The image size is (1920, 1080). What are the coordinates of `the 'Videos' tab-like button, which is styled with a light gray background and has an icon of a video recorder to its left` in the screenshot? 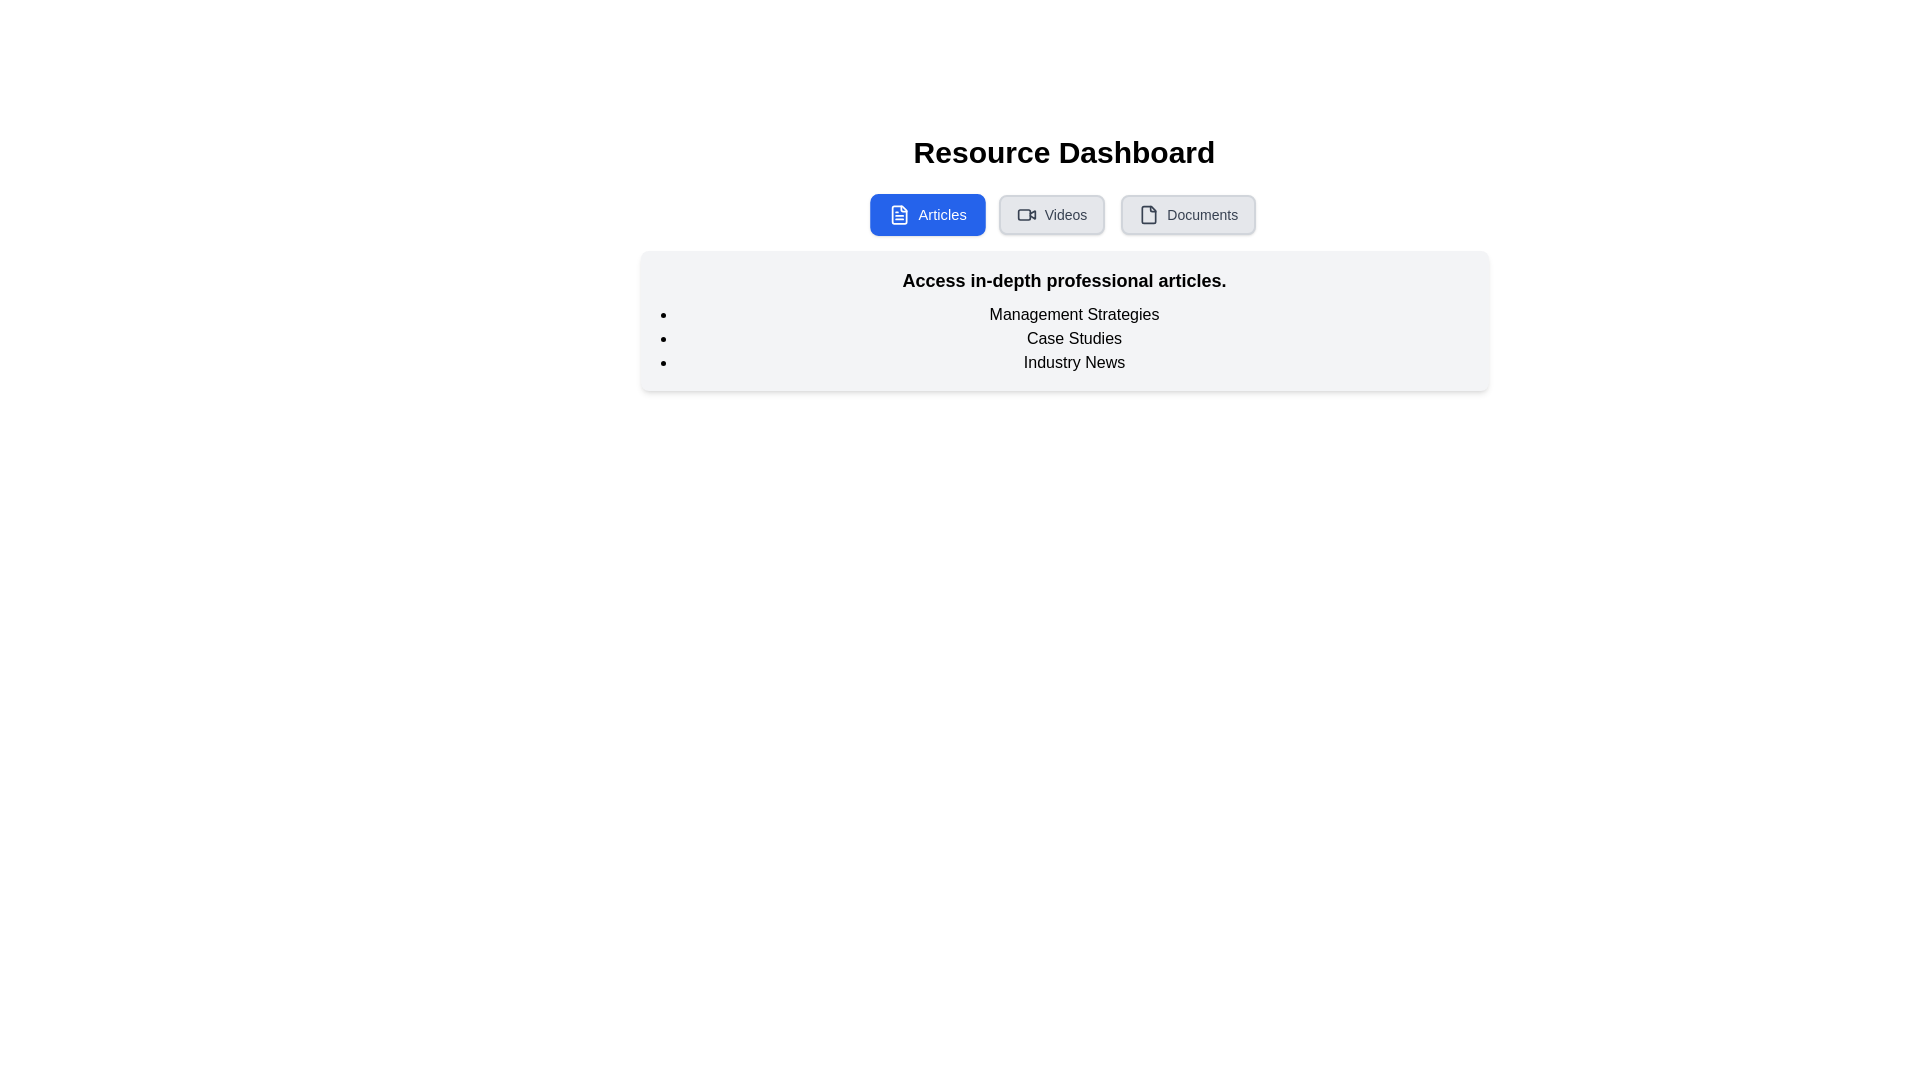 It's located at (1050, 215).